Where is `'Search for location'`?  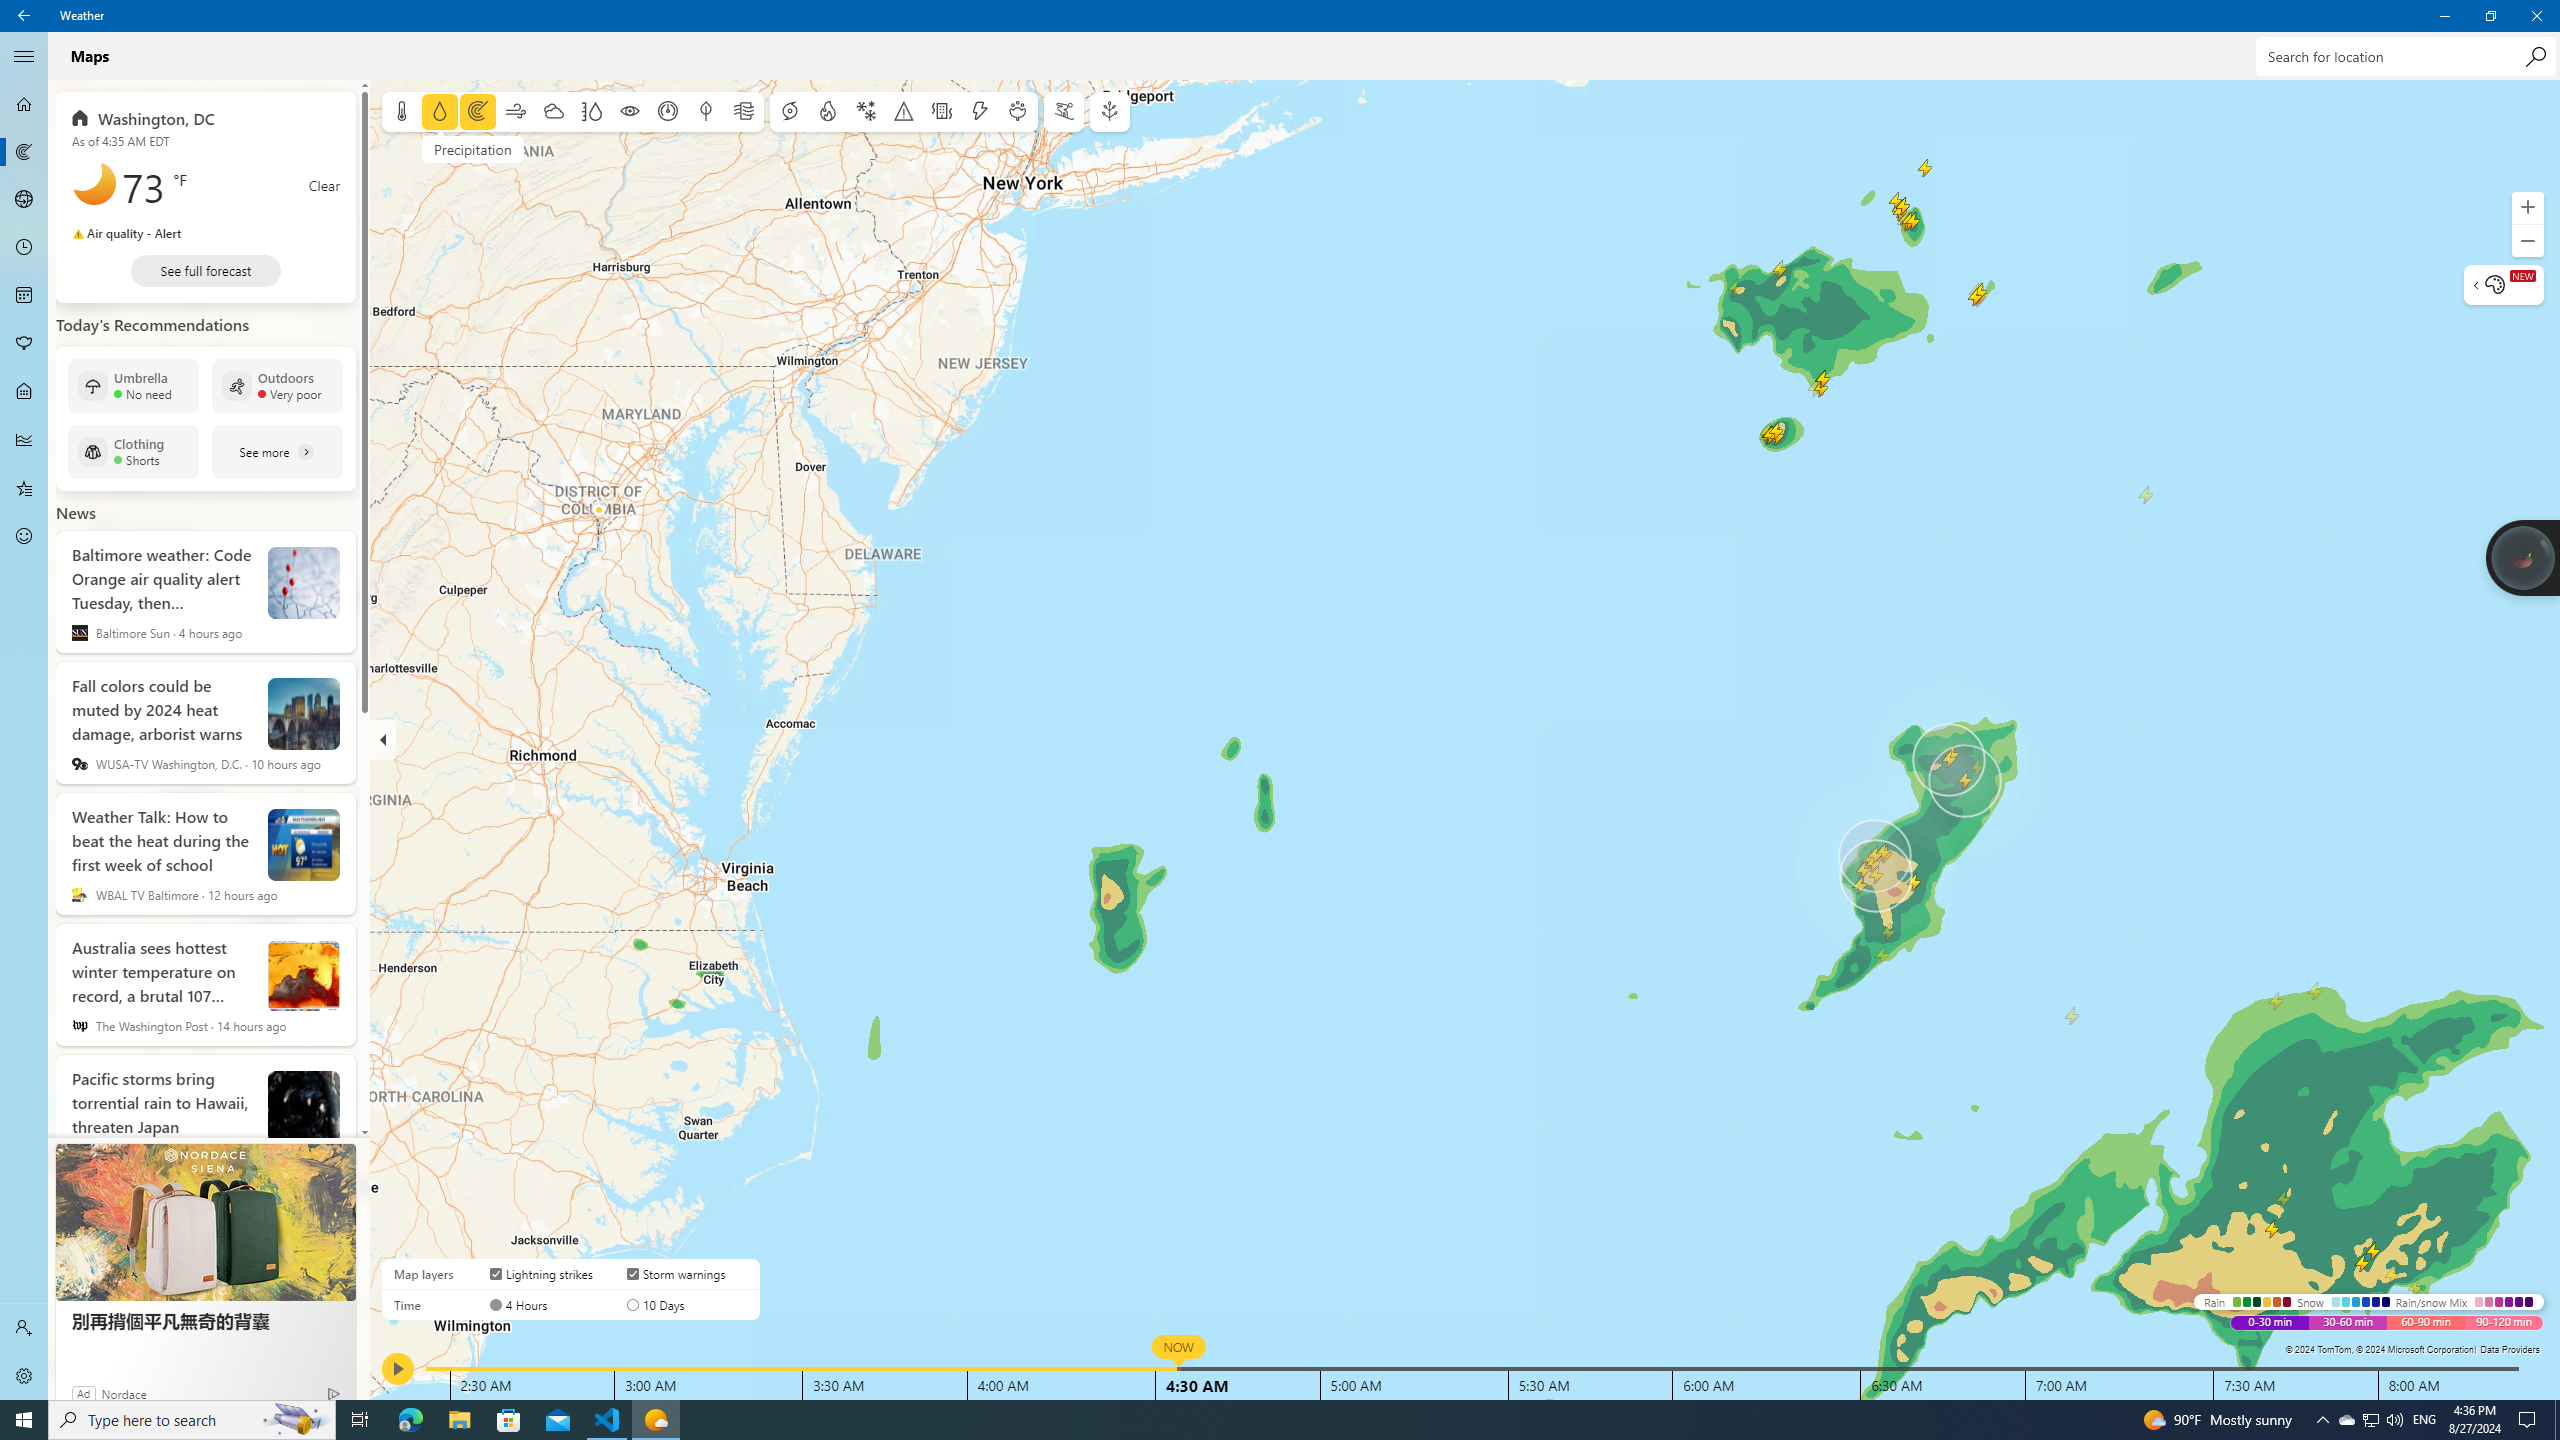 'Search for location' is located at coordinates (2405, 55).